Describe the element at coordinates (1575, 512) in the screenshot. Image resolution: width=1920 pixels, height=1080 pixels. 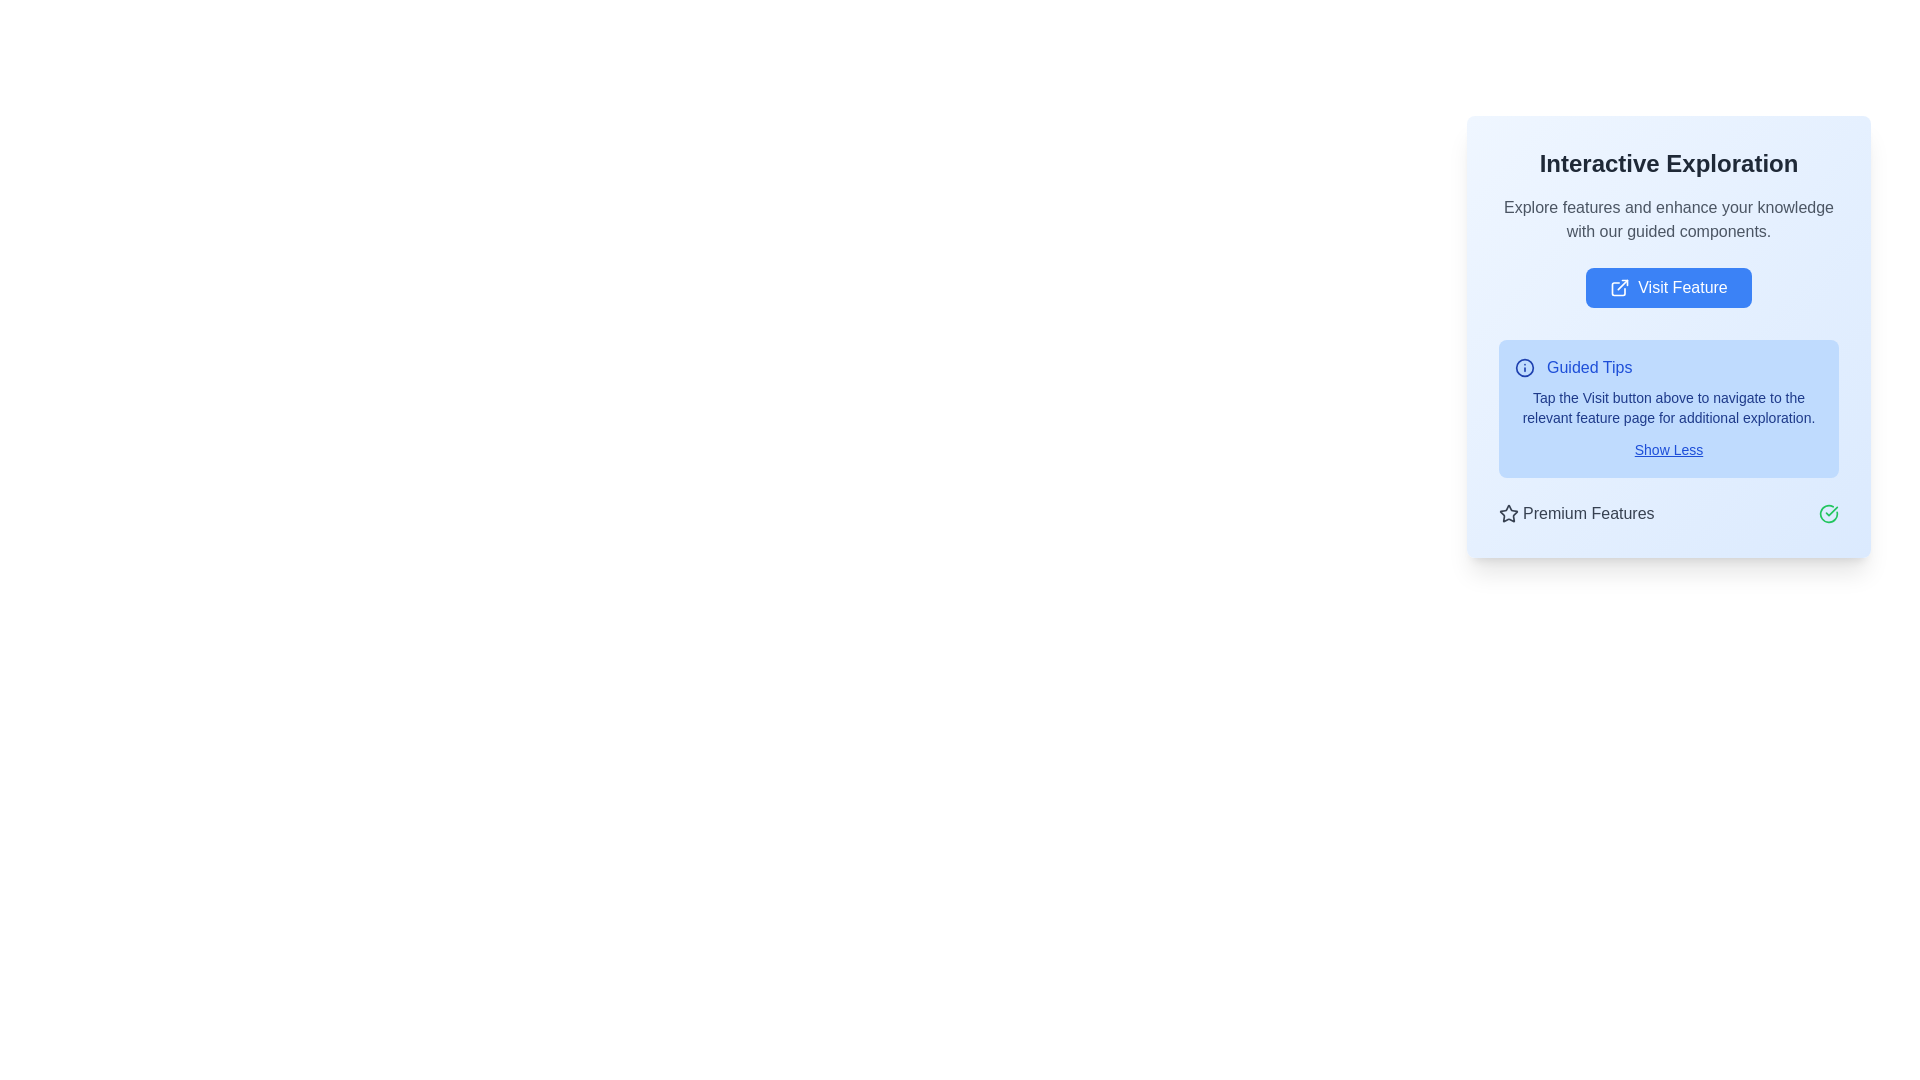
I see `the label with an icon indicating premium access located at the bottom-left corner of the rectangular card` at that location.